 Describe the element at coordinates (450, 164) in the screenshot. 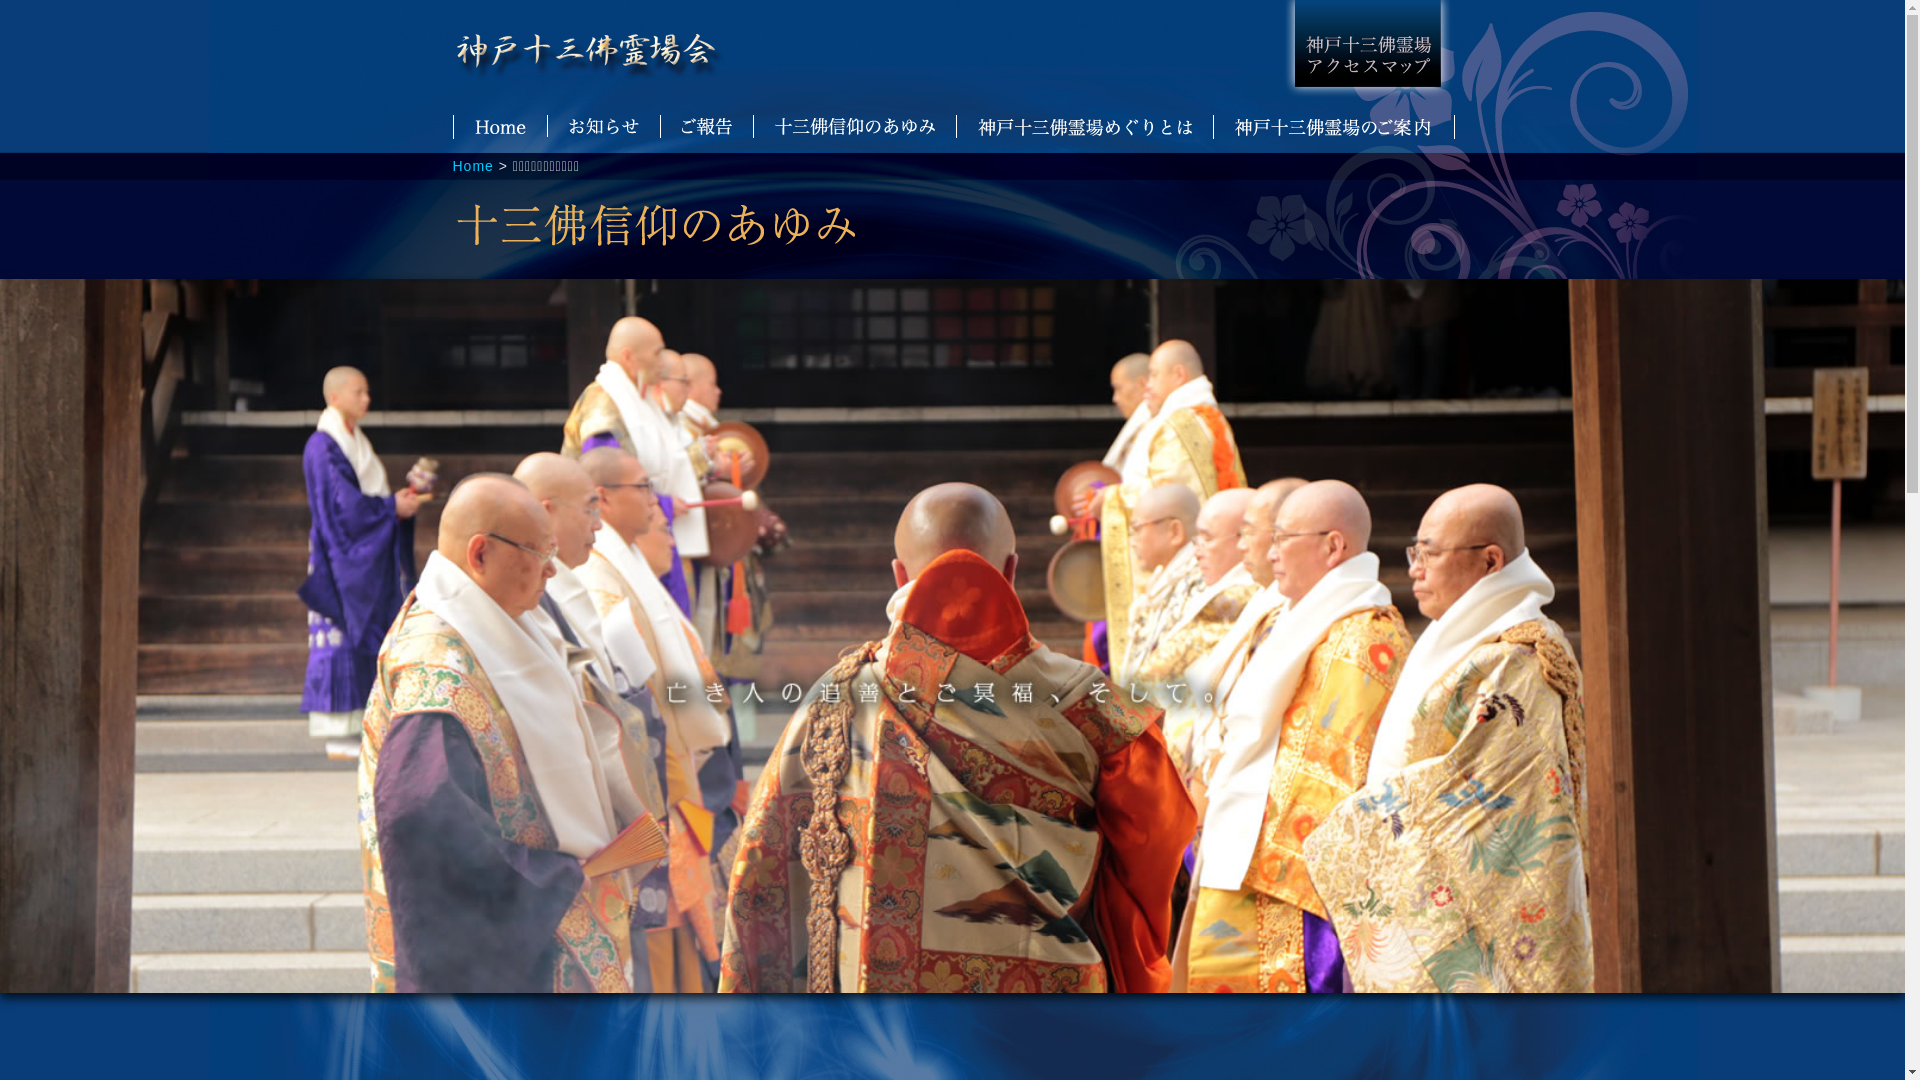

I see `'Home'` at that location.